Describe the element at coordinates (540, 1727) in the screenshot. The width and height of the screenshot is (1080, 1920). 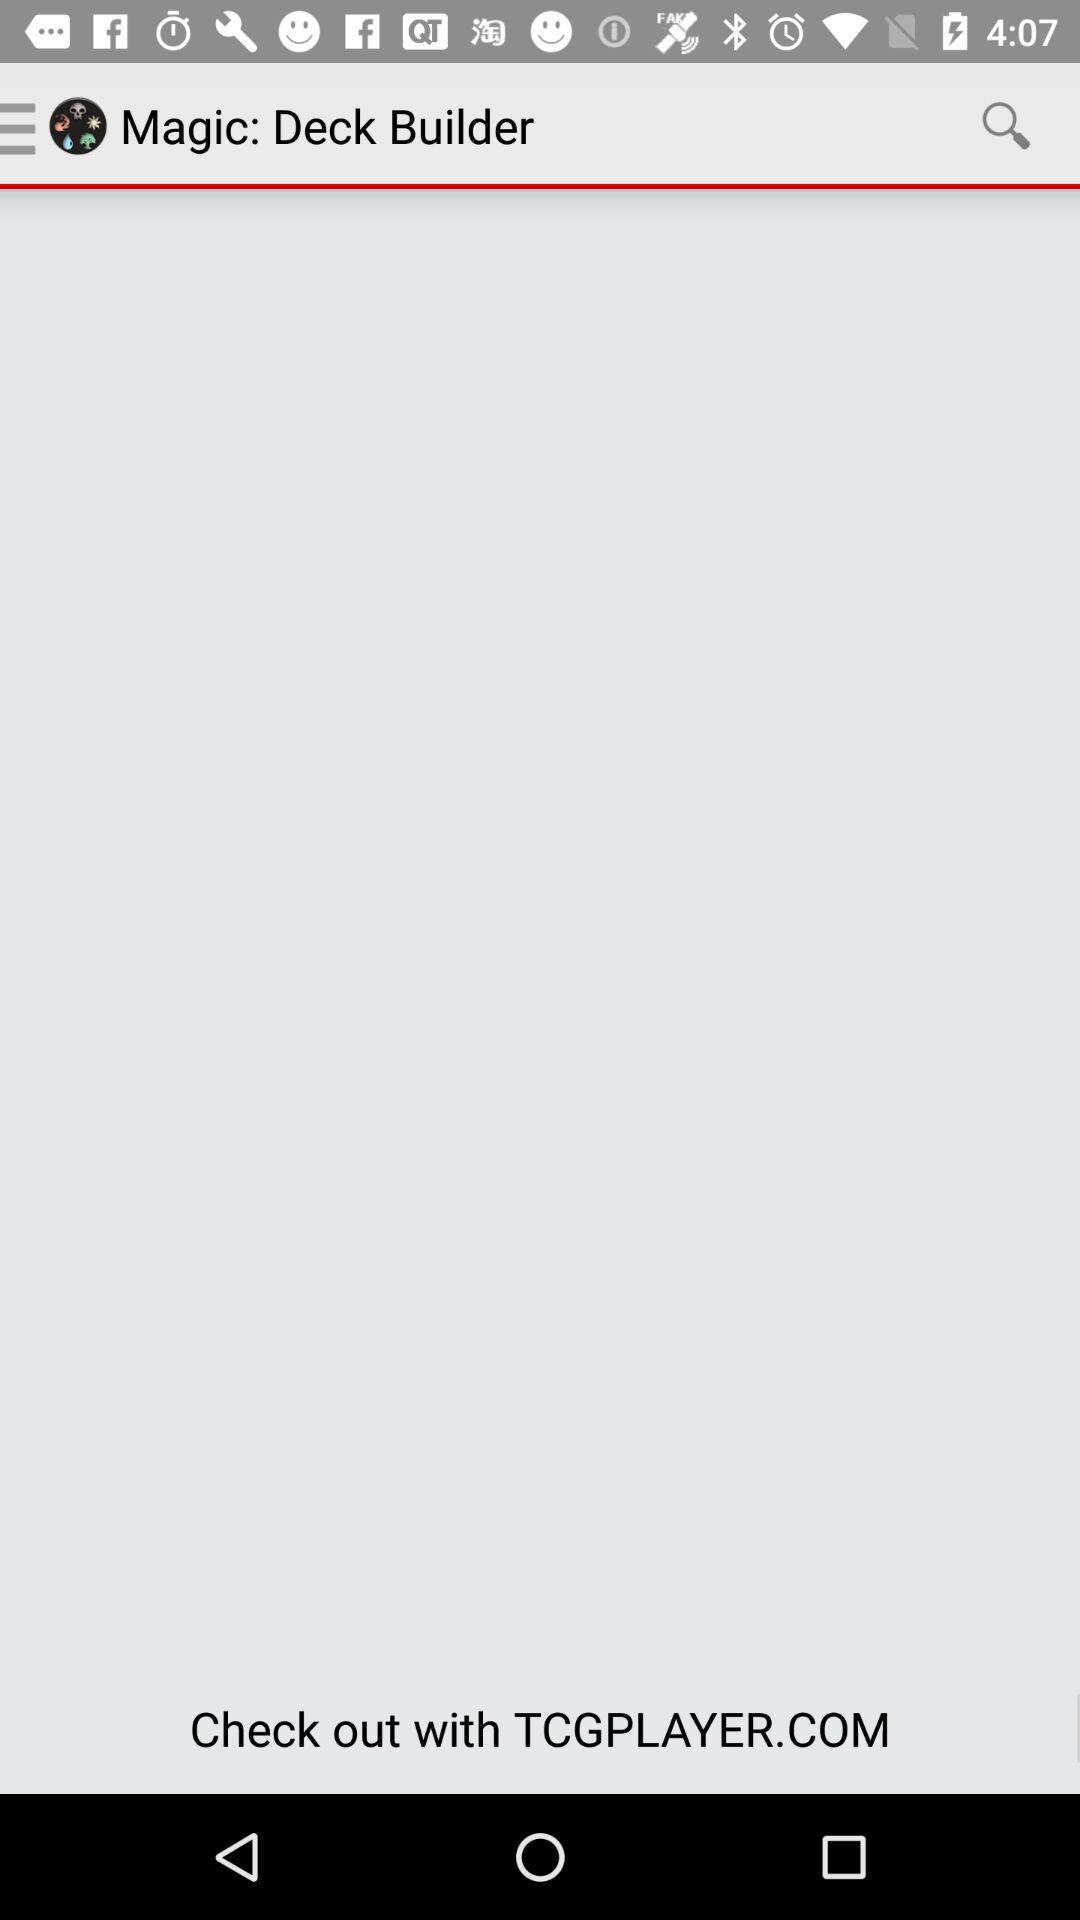
I see `the check out with item` at that location.